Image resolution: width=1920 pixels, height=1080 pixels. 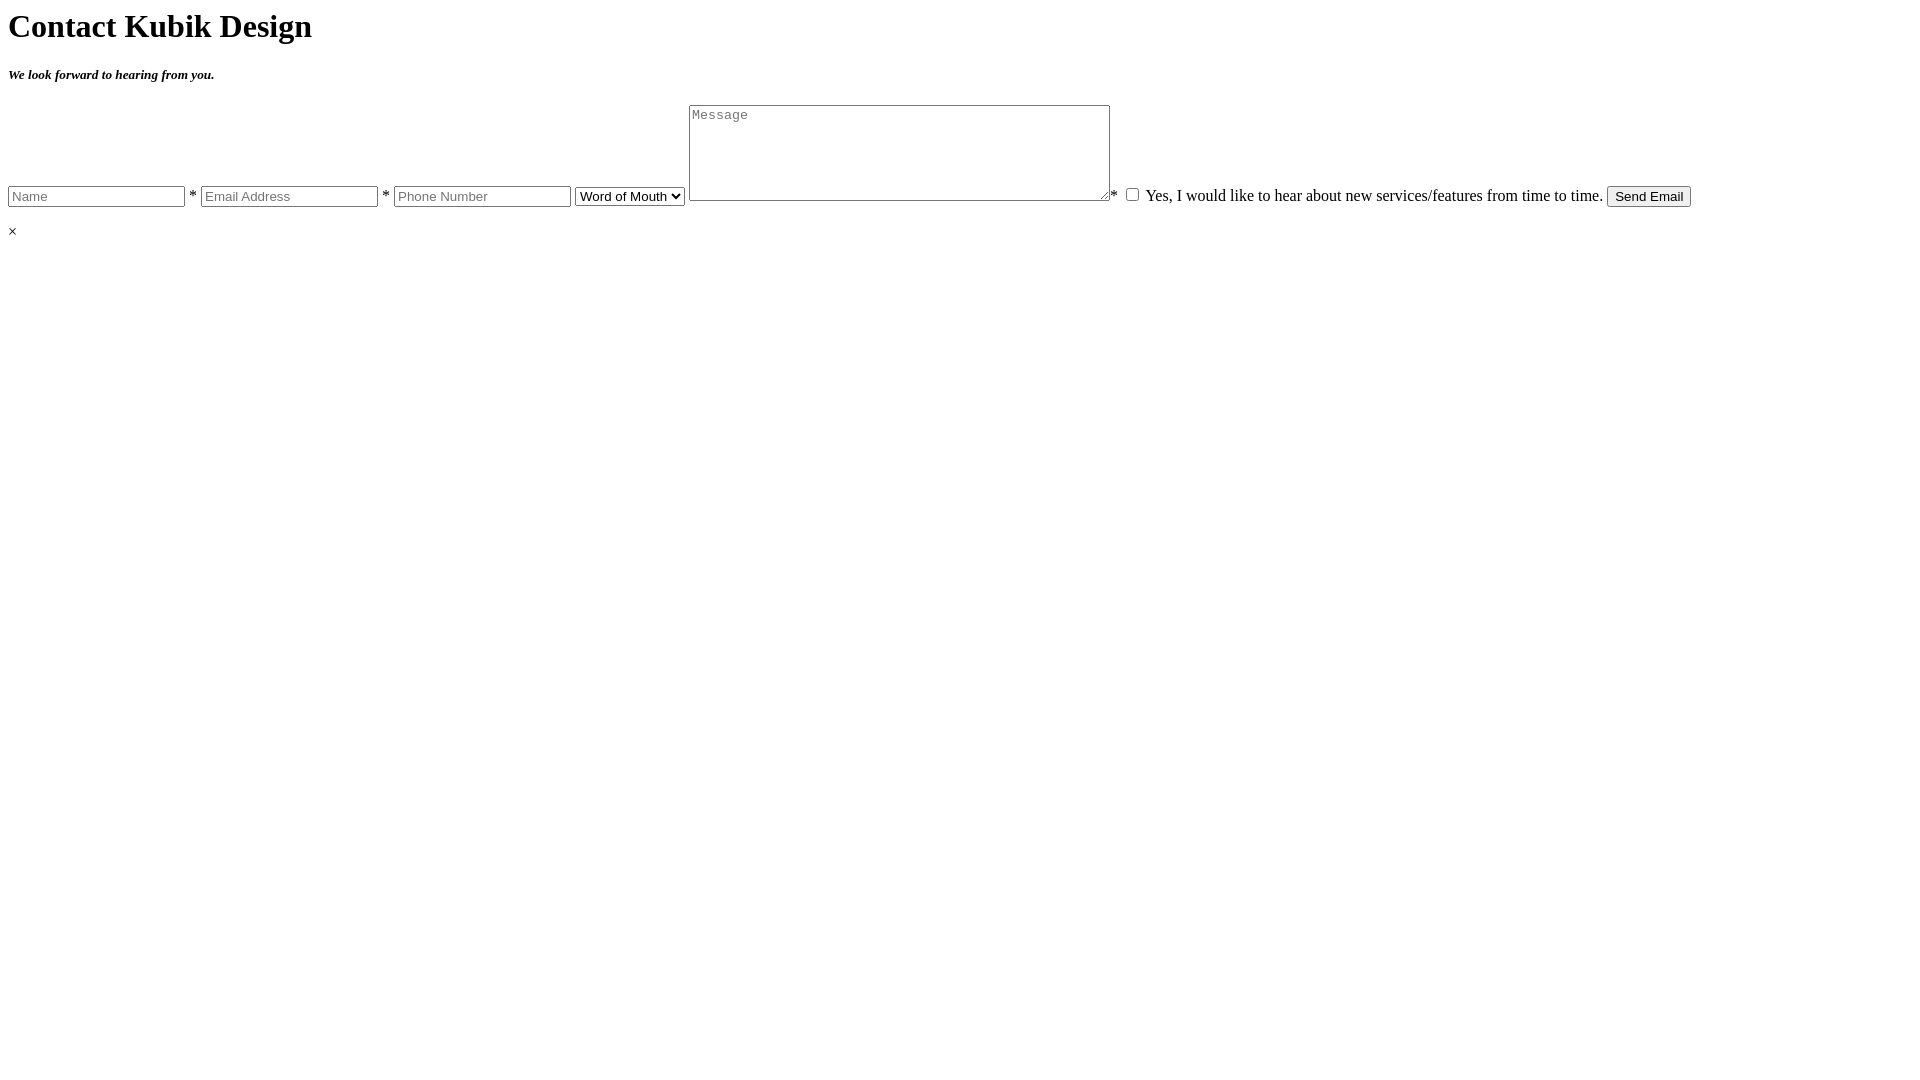 I want to click on 'Send Email', so click(x=1649, y=196).